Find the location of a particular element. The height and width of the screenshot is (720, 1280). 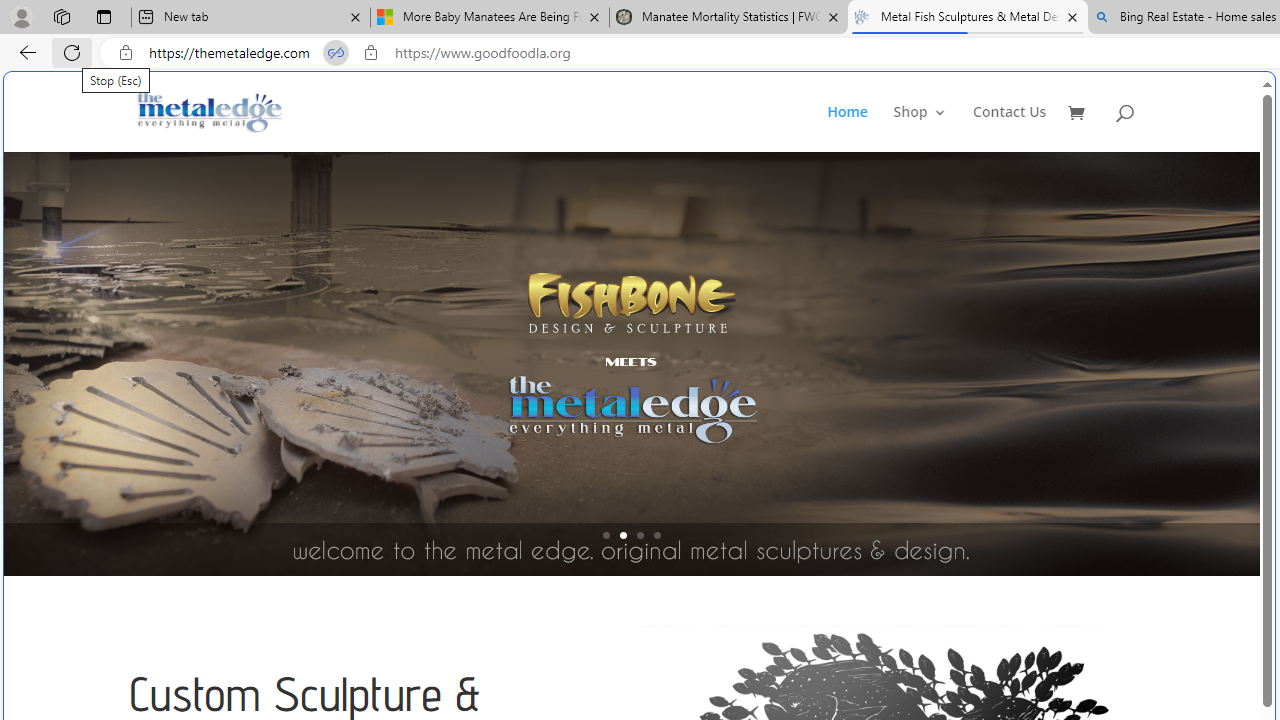

'3' is located at coordinates (640, 534).